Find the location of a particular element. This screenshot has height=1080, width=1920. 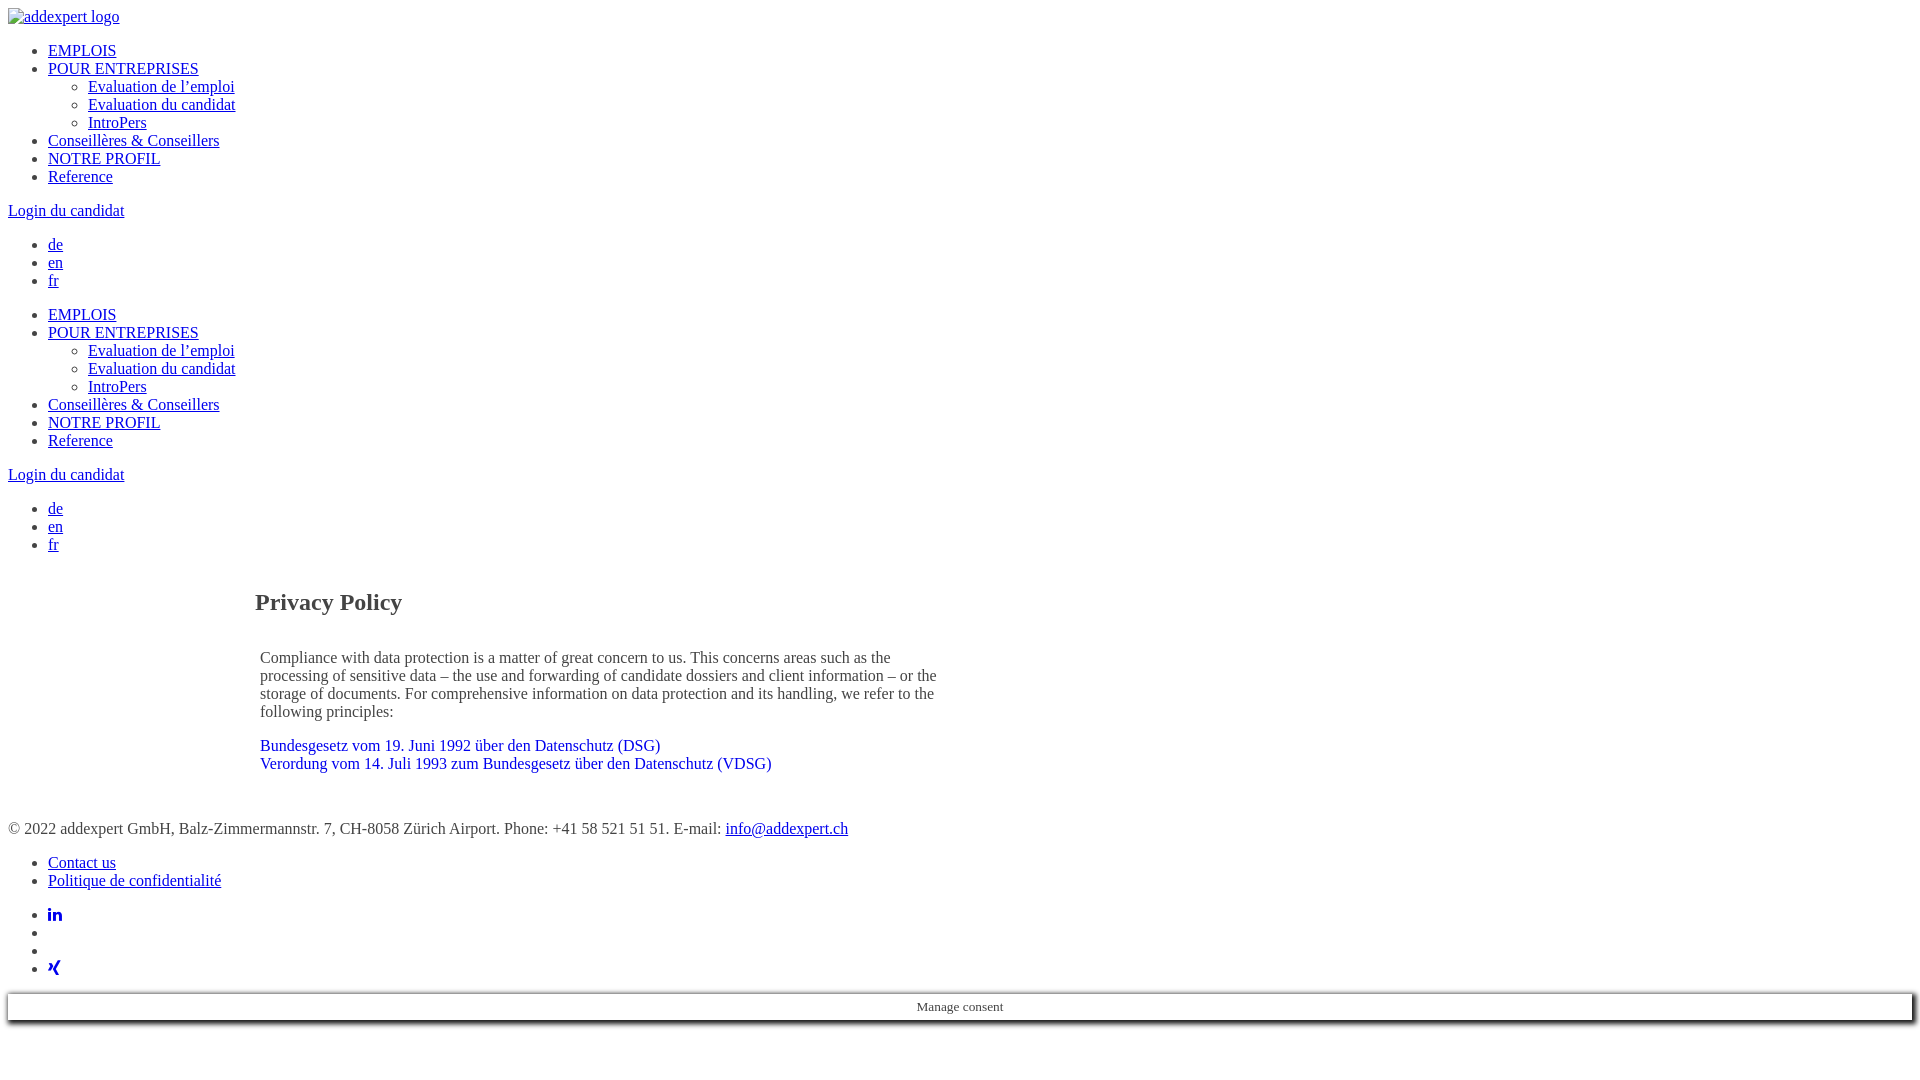

'EMPLOIS' is located at coordinates (80, 49).